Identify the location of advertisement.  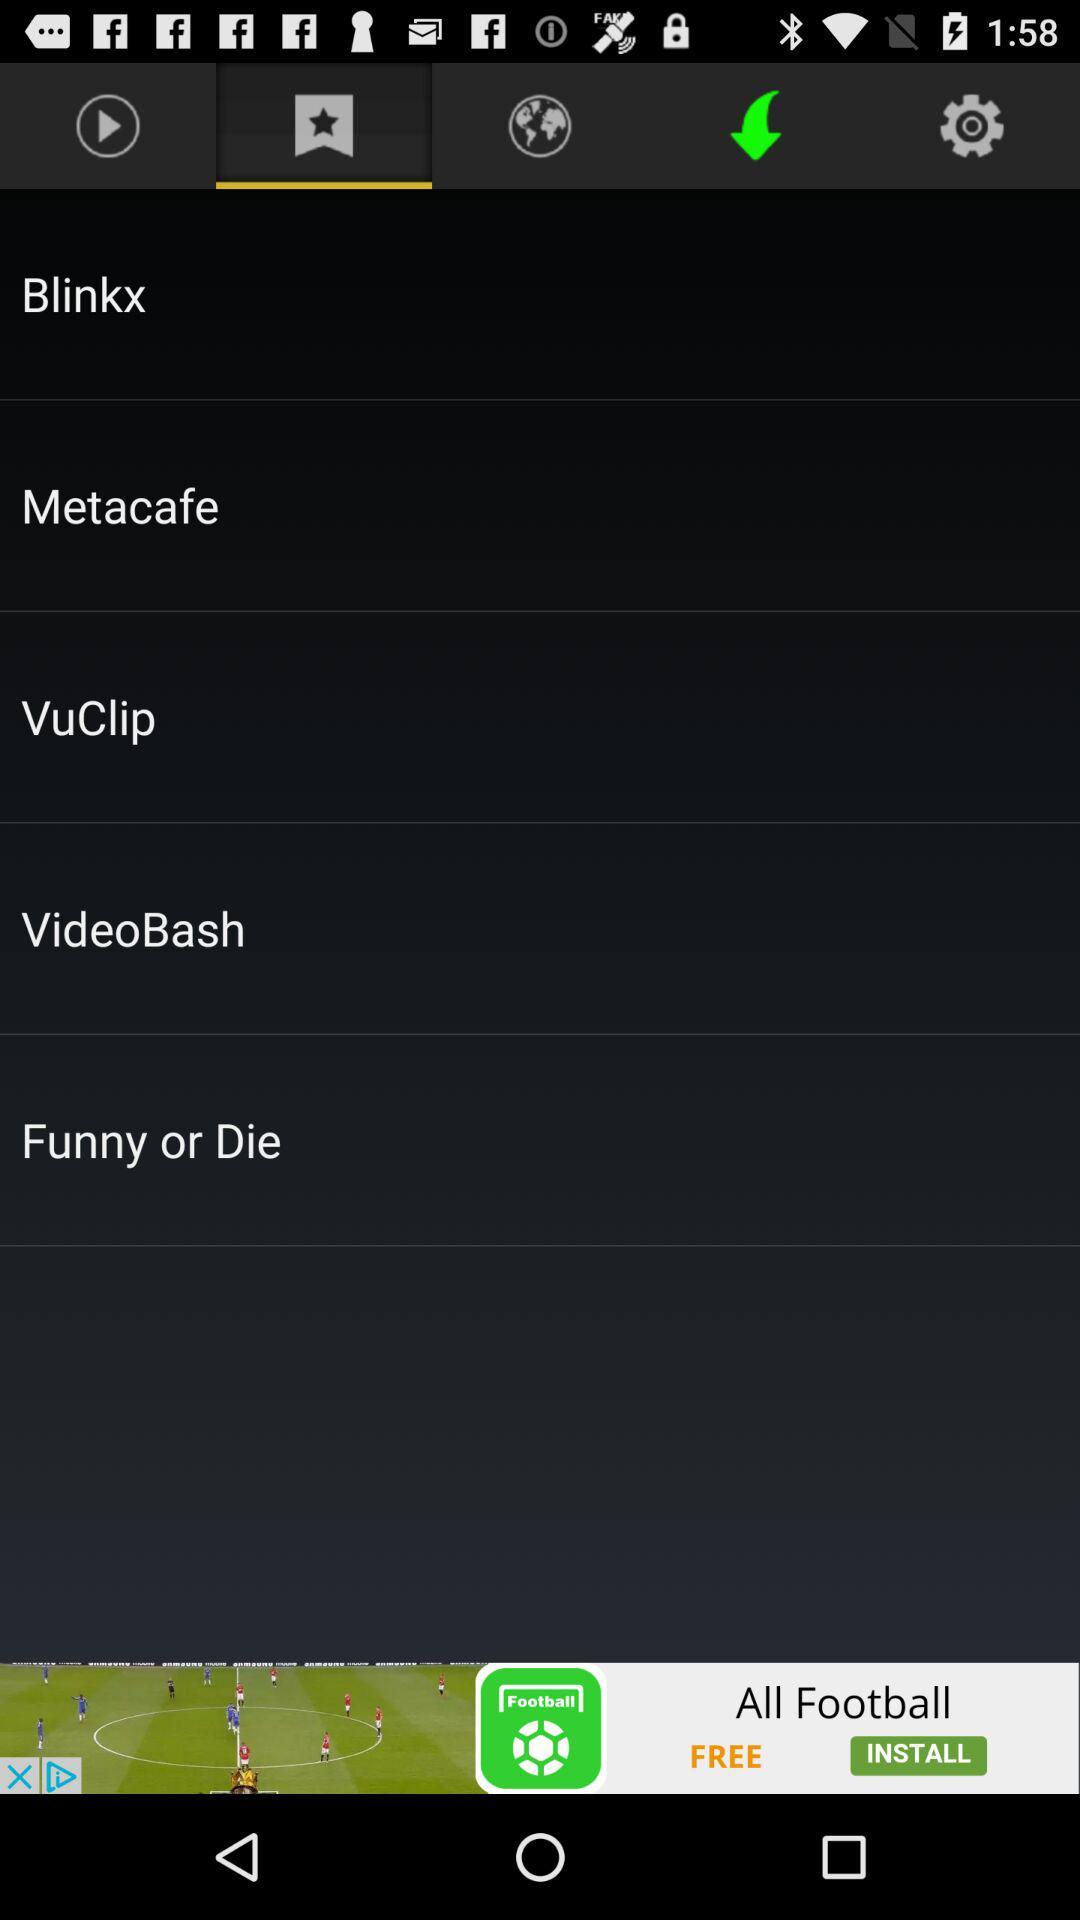
(540, 1727).